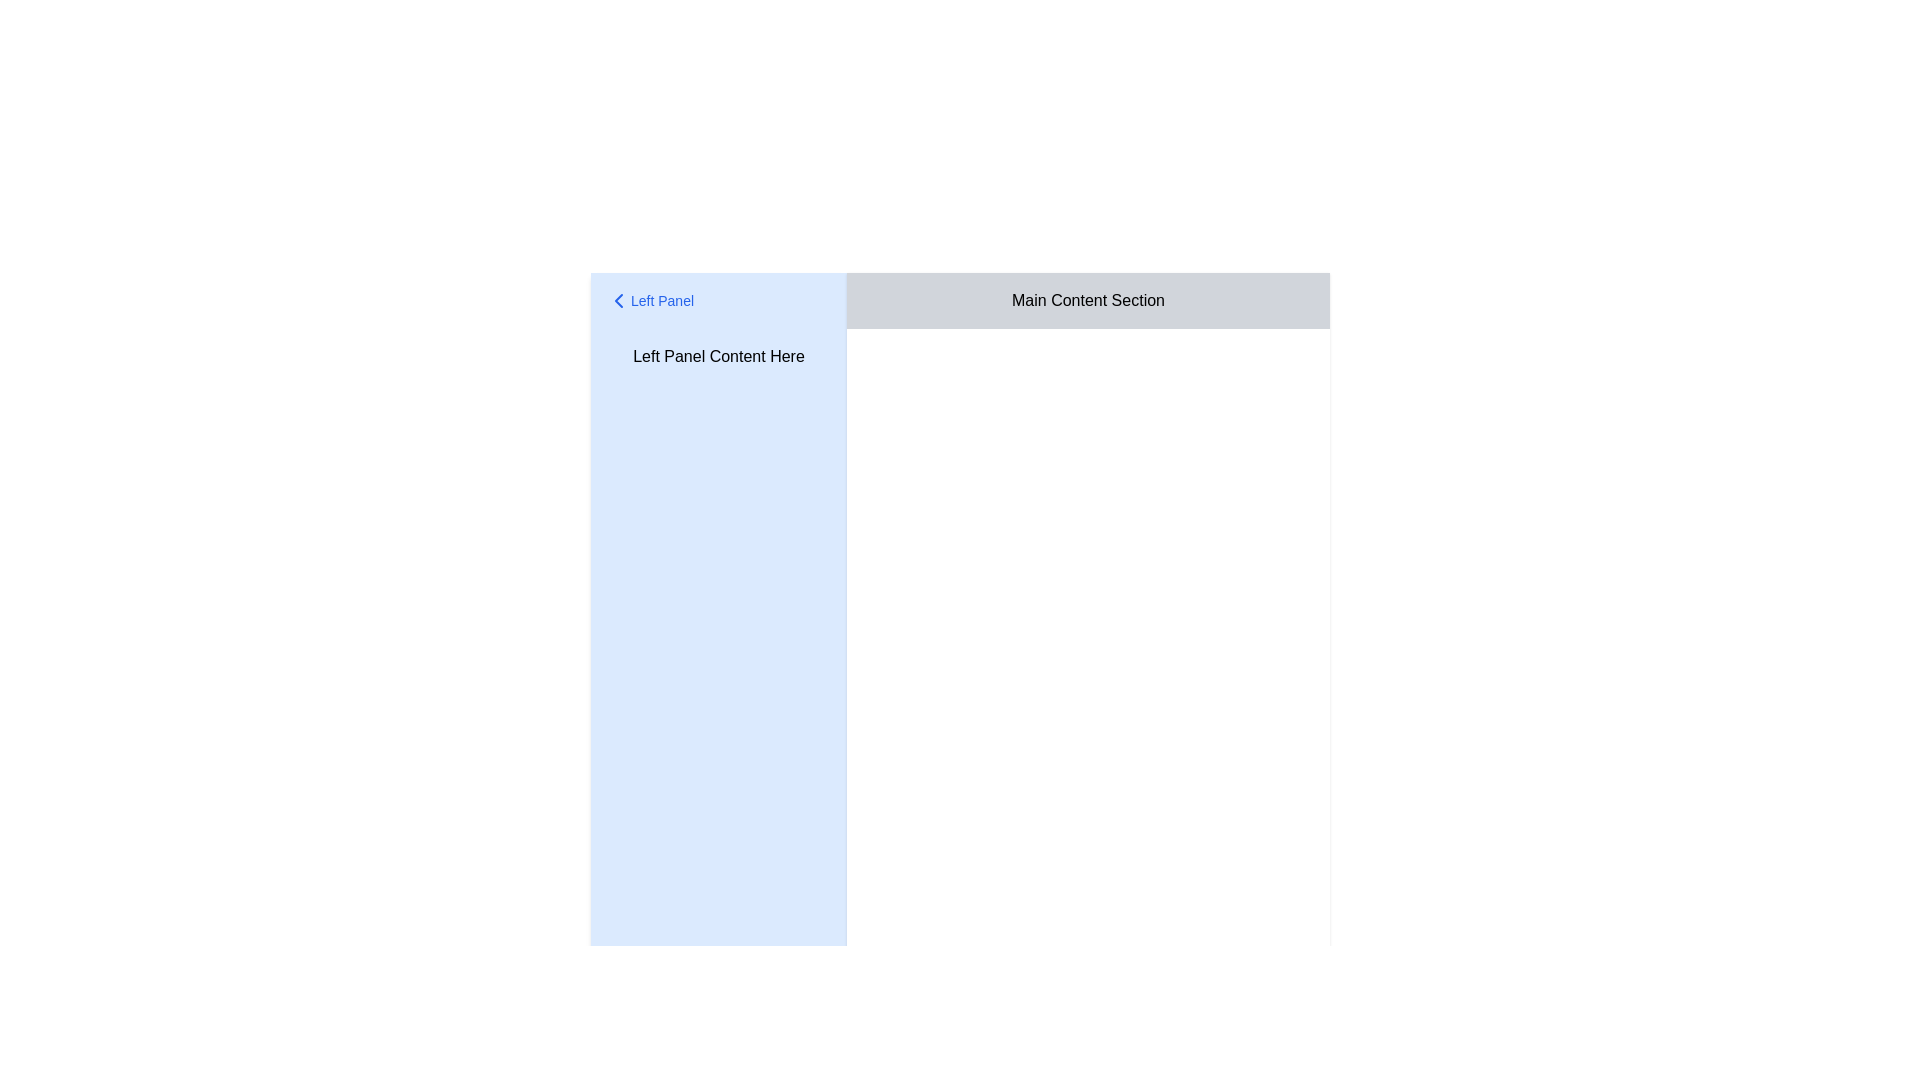 The height and width of the screenshot is (1080, 1920). What do you see at coordinates (618, 300) in the screenshot?
I see `the chevron arrow button located in the top-left section of the interface, adjacent to the 'Left Panel' text label, to invoke navigation or toggle the panel` at bounding box center [618, 300].